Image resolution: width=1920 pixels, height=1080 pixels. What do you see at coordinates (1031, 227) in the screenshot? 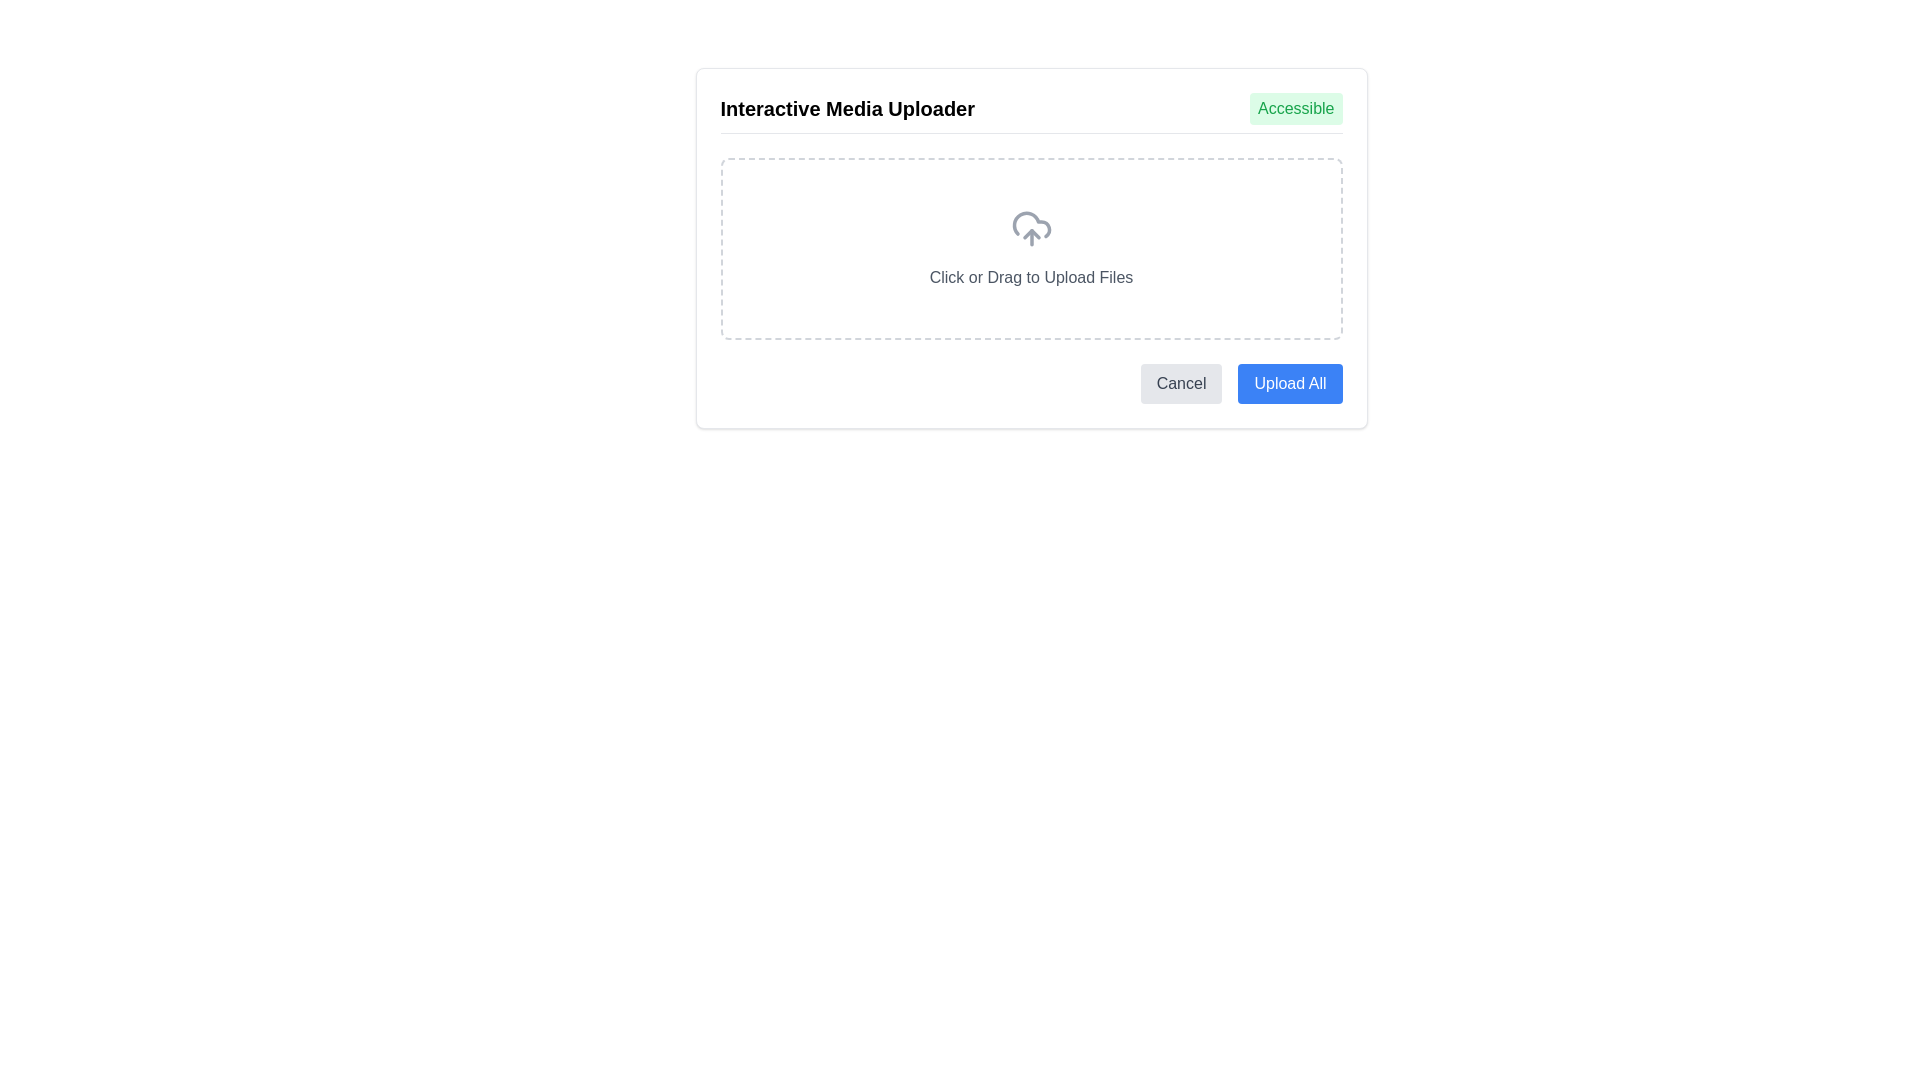
I see `the design of the cloud icon with an upward arrow, which indicates upload functionality, positioned above the text 'Click or Drag to Upload Files'` at bounding box center [1031, 227].